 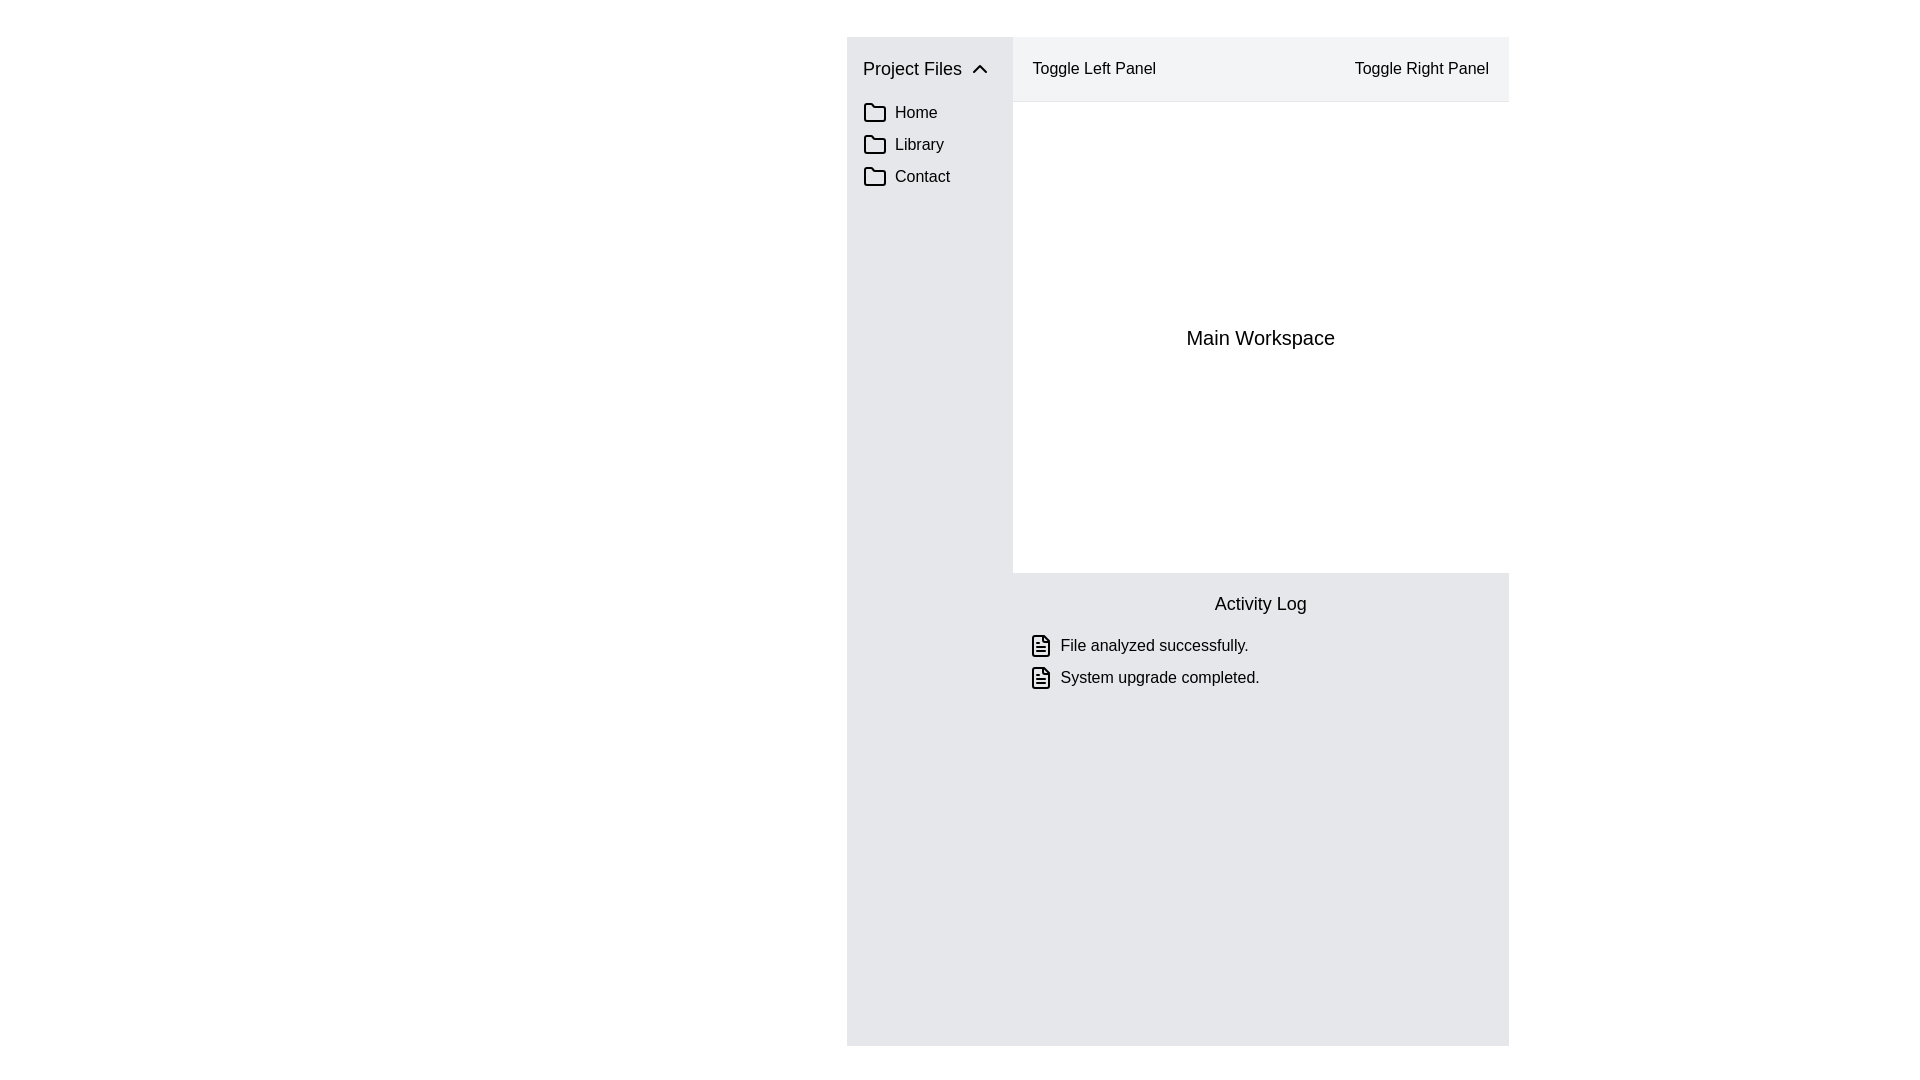 What do you see at coordinates (911, 68) in the screenshot?
I see `the 'Project Files' section header text label located at the uppermost part of the left-side panel` at bounding box center [911, 68].